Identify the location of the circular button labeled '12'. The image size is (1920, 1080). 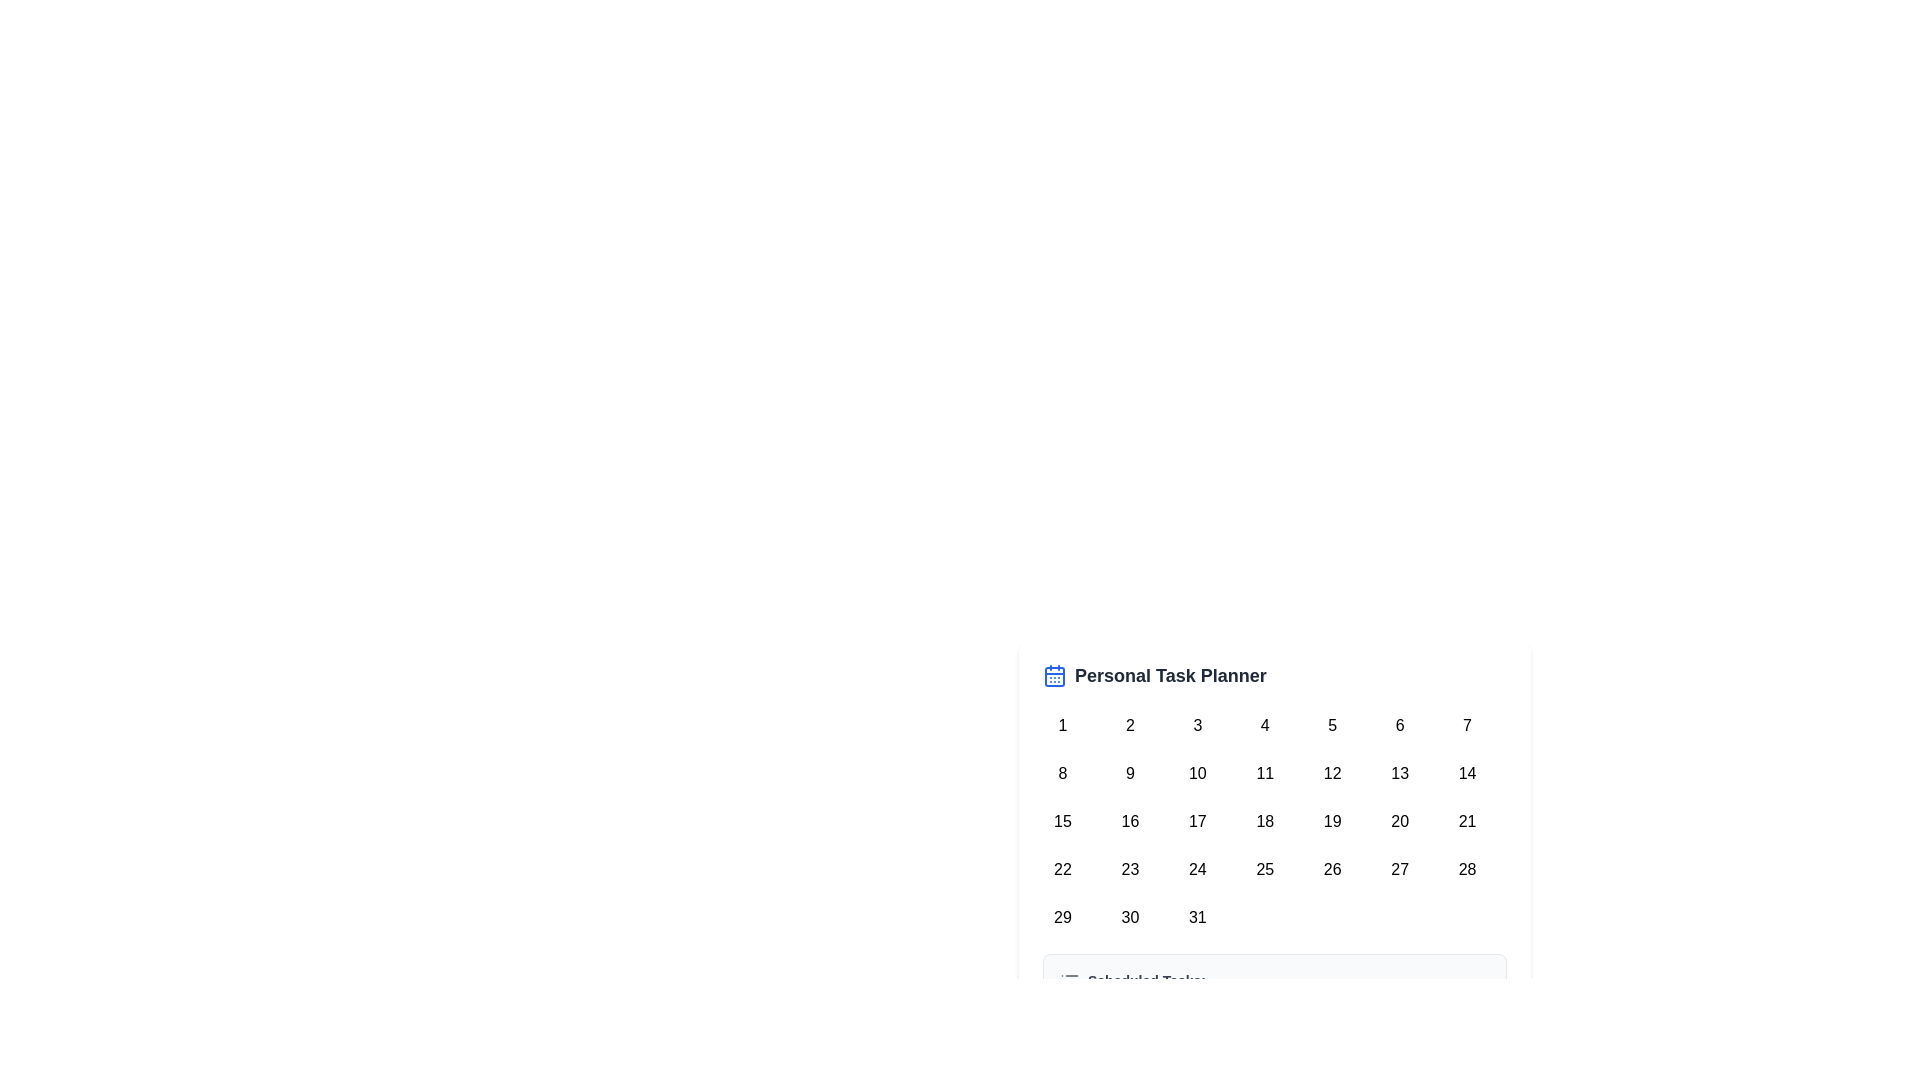
(1332, 773).